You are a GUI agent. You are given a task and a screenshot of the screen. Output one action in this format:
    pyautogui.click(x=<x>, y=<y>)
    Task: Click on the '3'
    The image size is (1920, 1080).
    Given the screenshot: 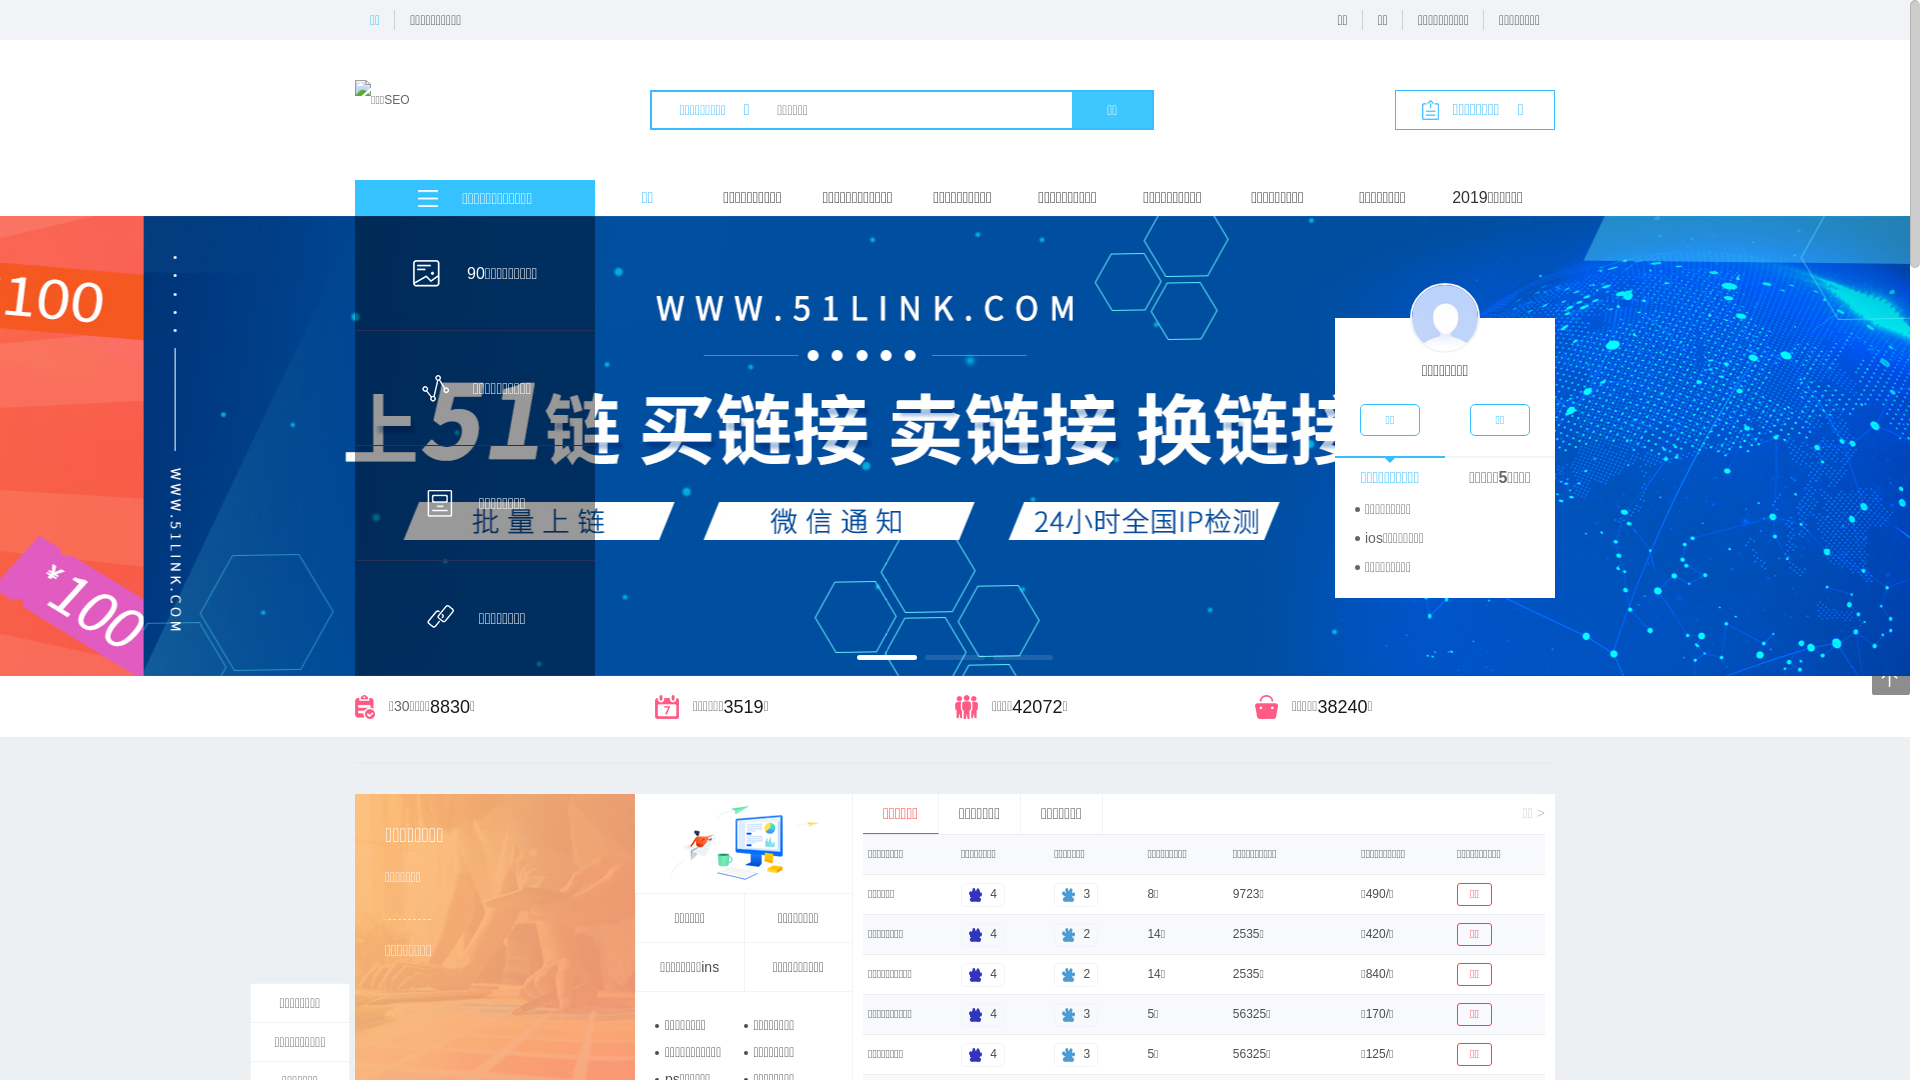 What is the action you would take?
    pyautogui.click(x=1074, y=893)
    